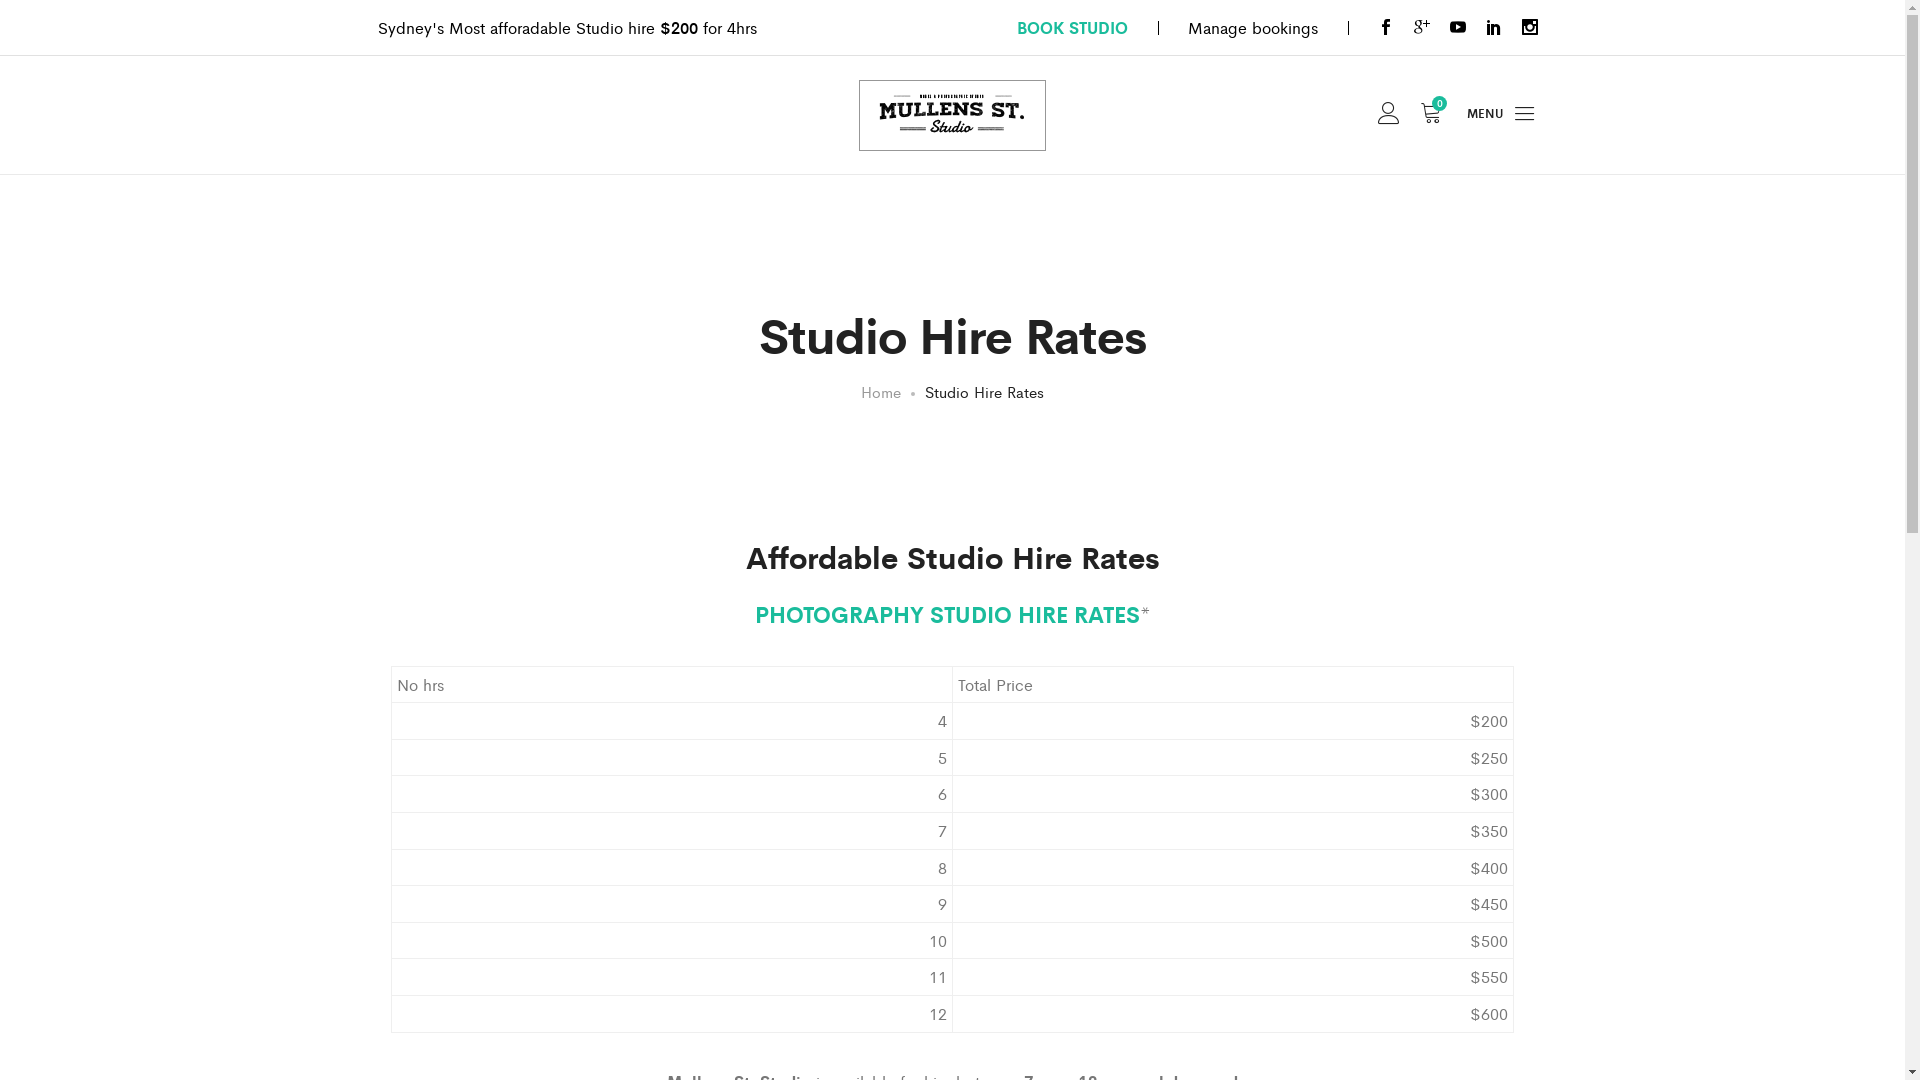  What do you see at coordinates (1420, 27) in the screenshot?
I see `'Google Plus'` at bounding box center [1420, 27].